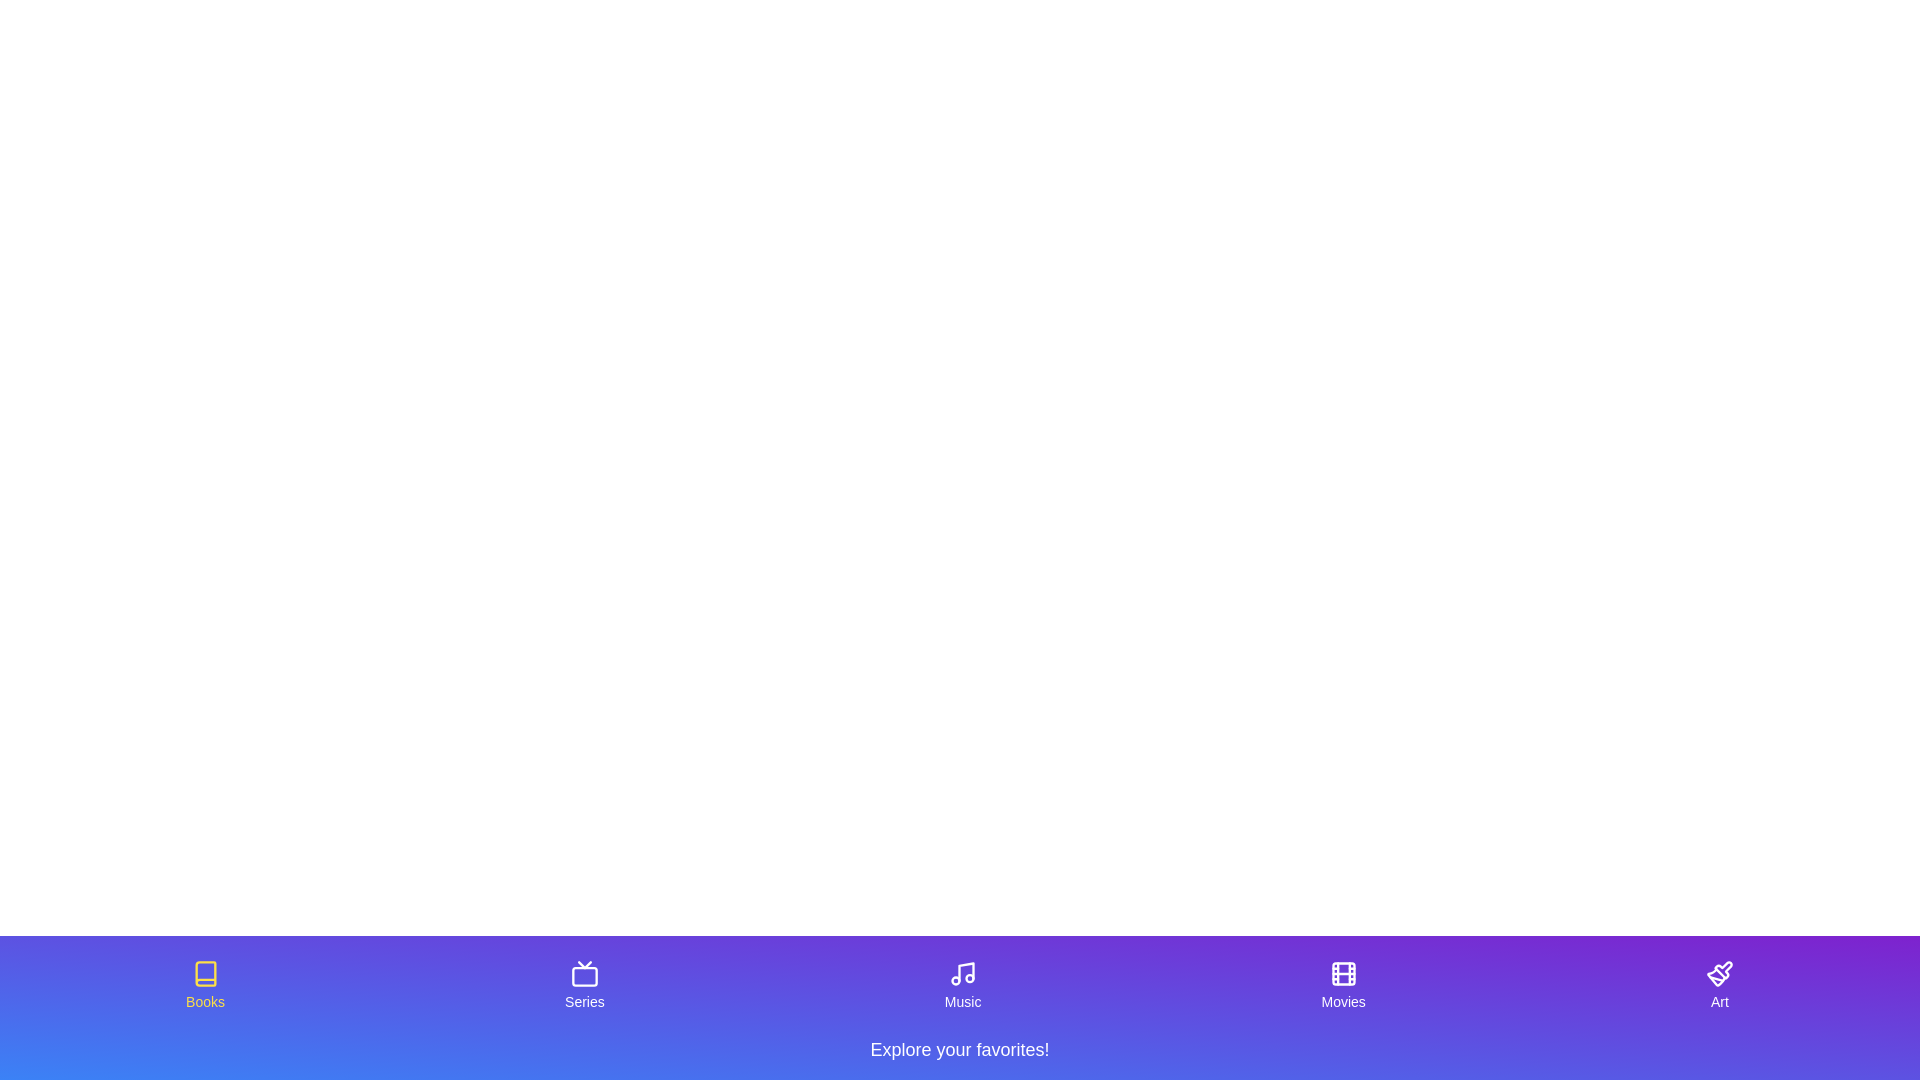 Image resolution: width=1920 pixels, height=1080 pixels. What do you see at coordinates (963, 985) in the screenshot?
I see `the tab labeled 'Music' to observe its hover effect` at bounding box center [963, 985].